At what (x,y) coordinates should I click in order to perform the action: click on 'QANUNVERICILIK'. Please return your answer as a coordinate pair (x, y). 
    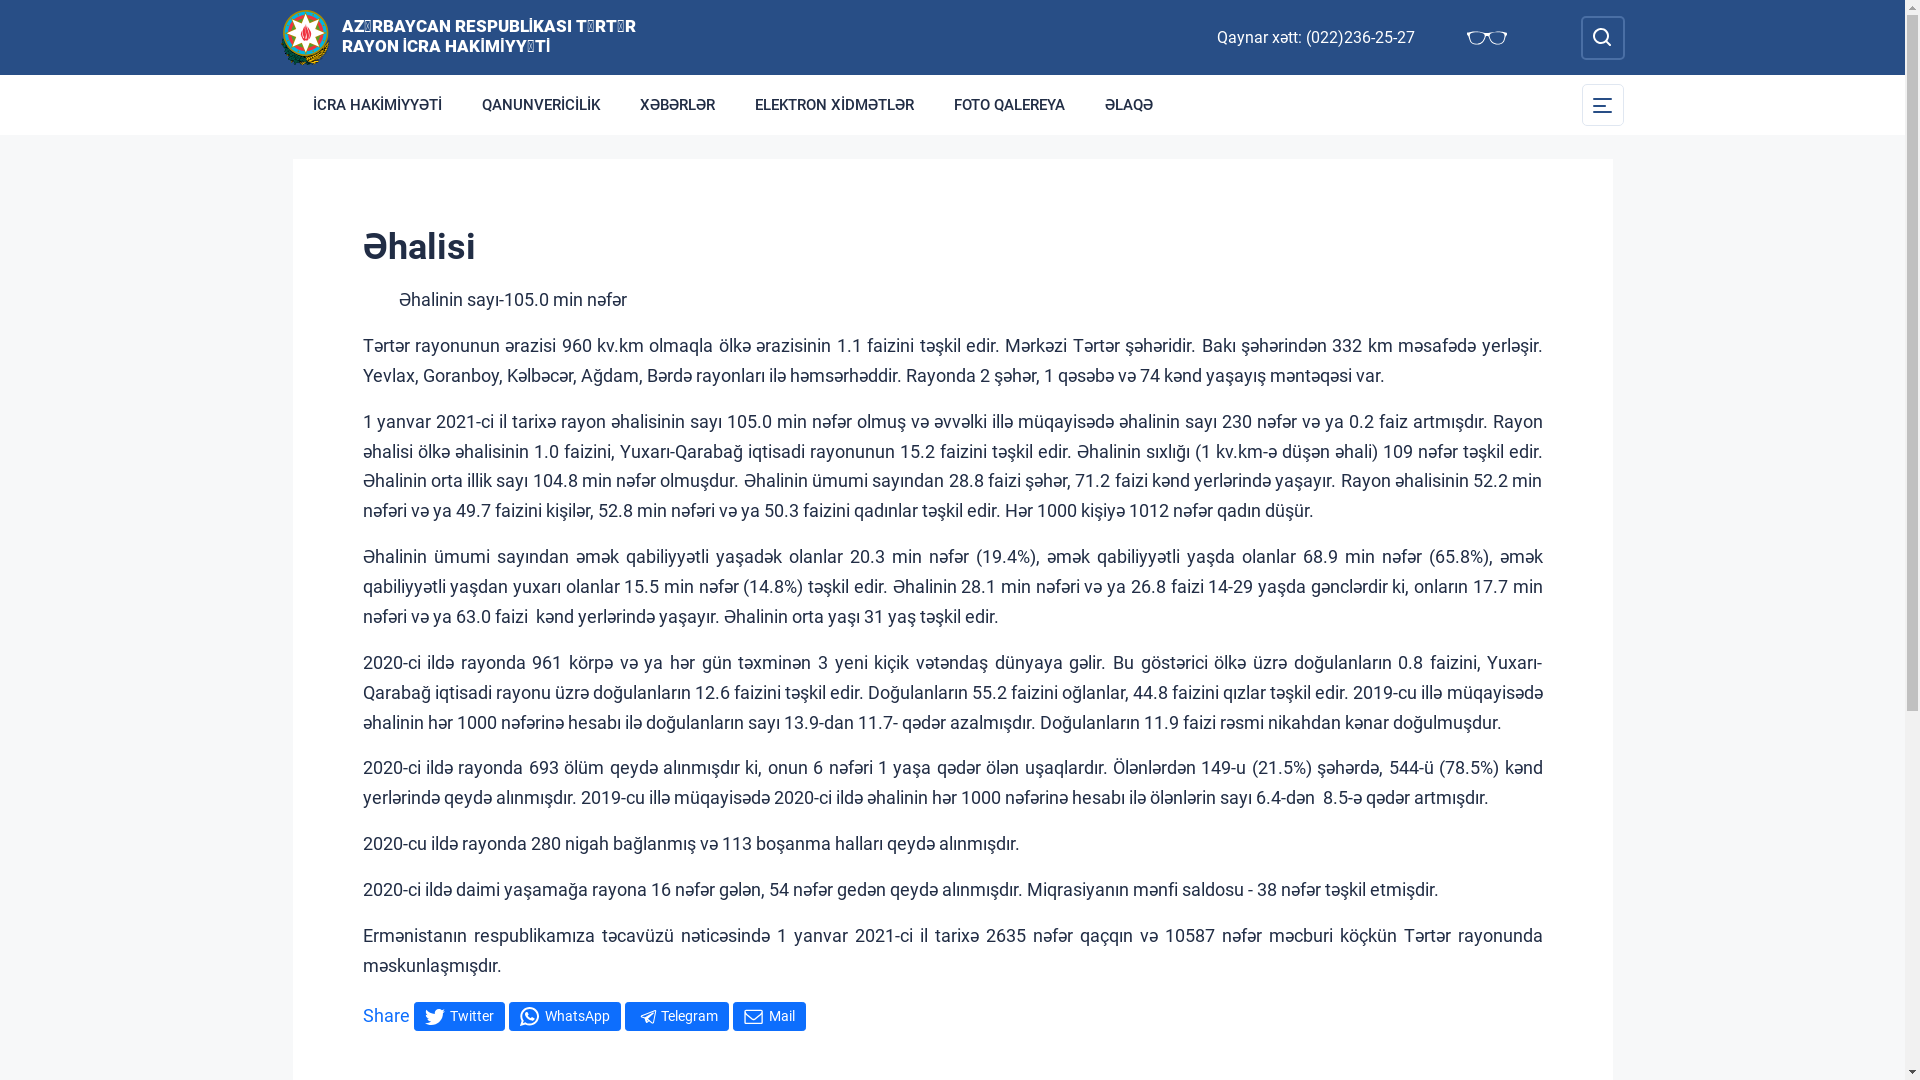
    Looking at the image, I should click on (541, 104).